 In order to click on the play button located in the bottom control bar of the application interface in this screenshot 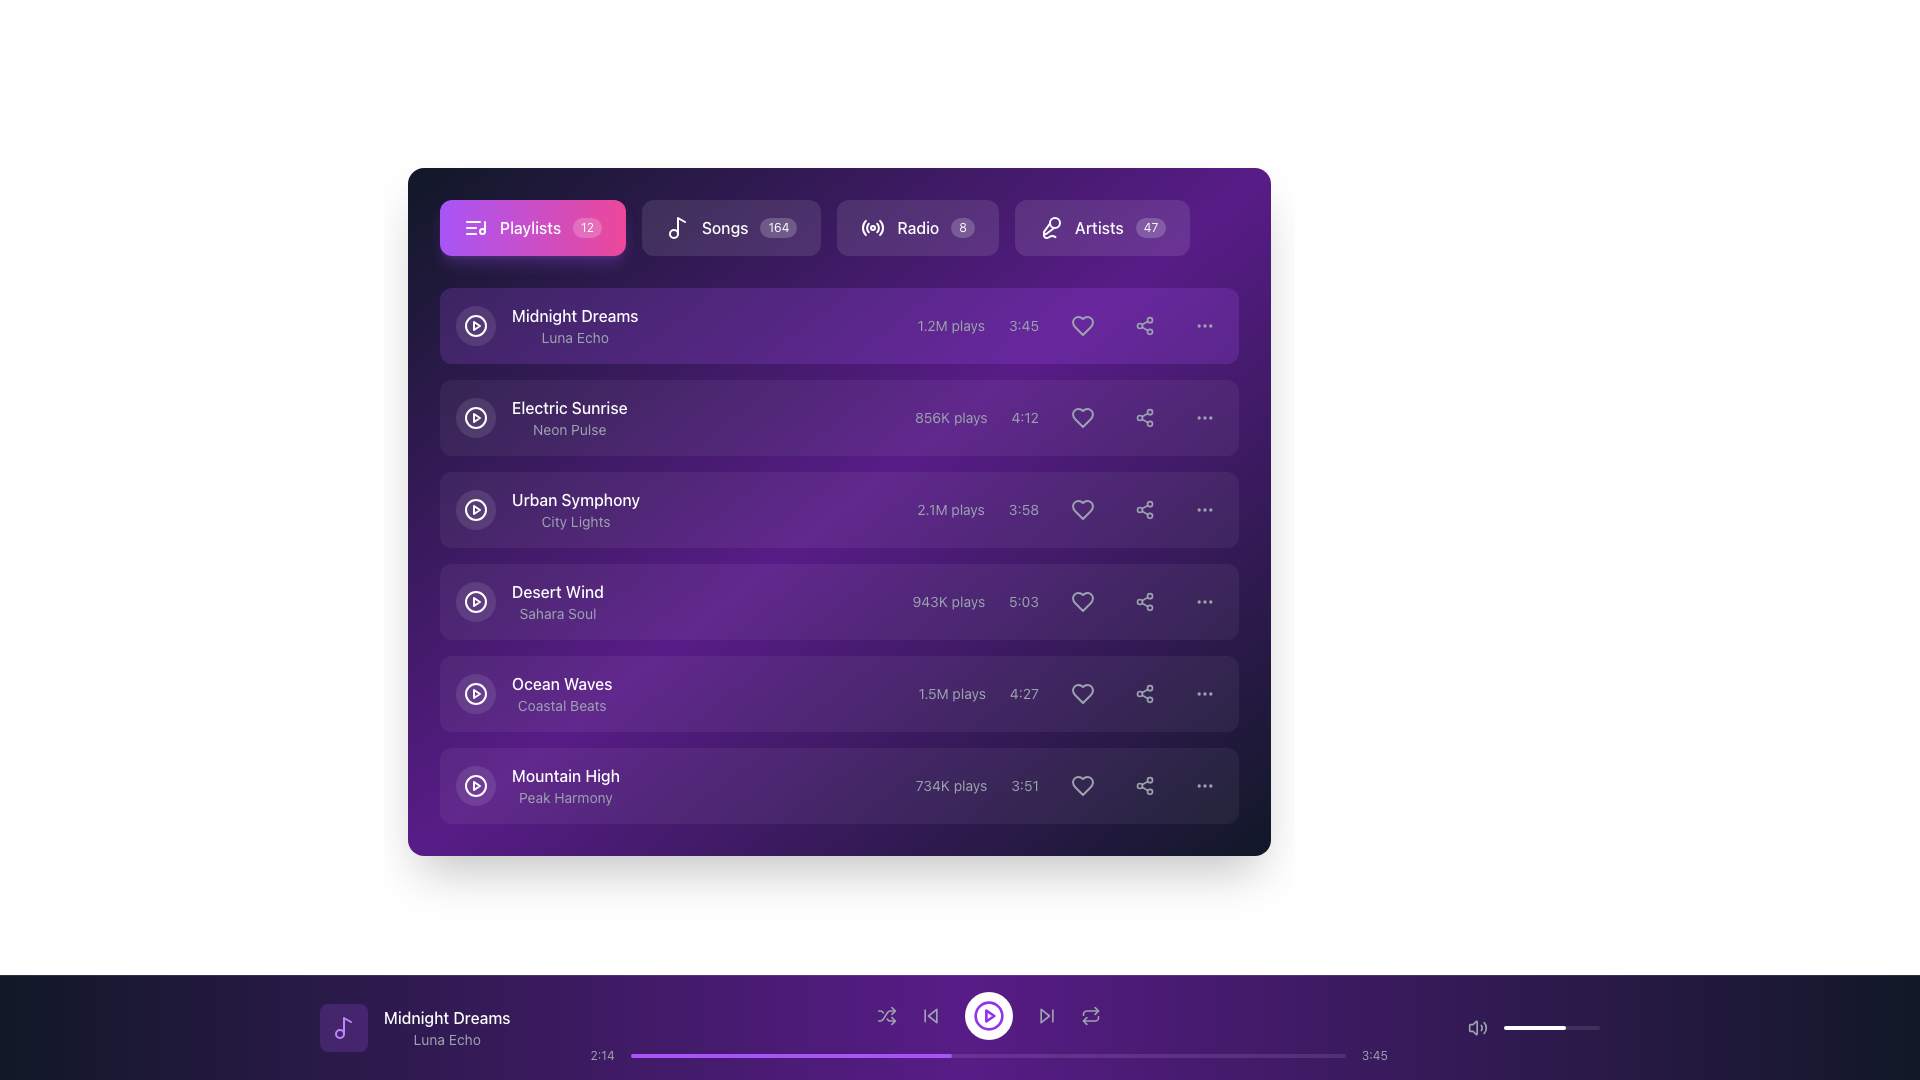, I will do `click(989, 1015)`.